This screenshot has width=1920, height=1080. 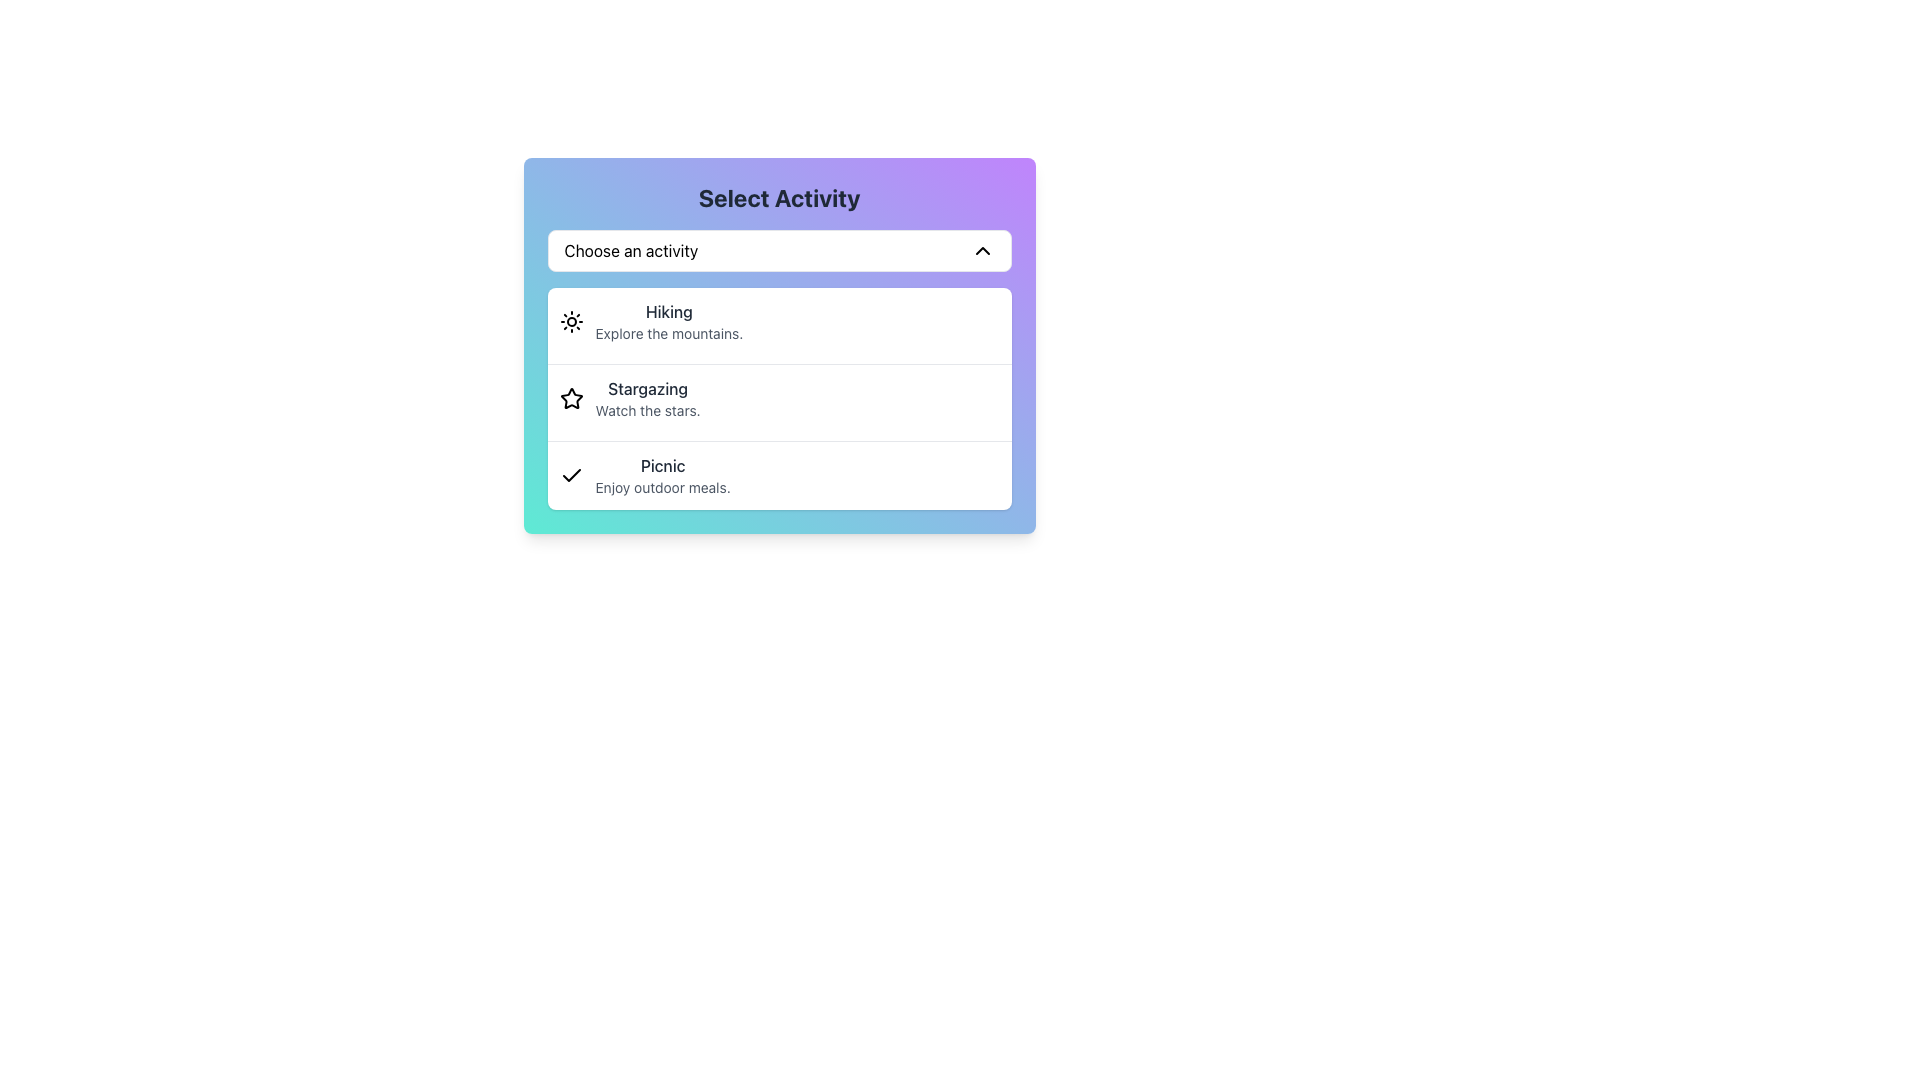 What do you see at coordinates (570, 475) in the screenshot?
I see `the visual indicator icon for the 'Picnic' option, which is located to the left of the text labels 'Picnic' and 'Enjoy outdoor meals' in the 'Select Activity' list` at bounding box center [570, 475].